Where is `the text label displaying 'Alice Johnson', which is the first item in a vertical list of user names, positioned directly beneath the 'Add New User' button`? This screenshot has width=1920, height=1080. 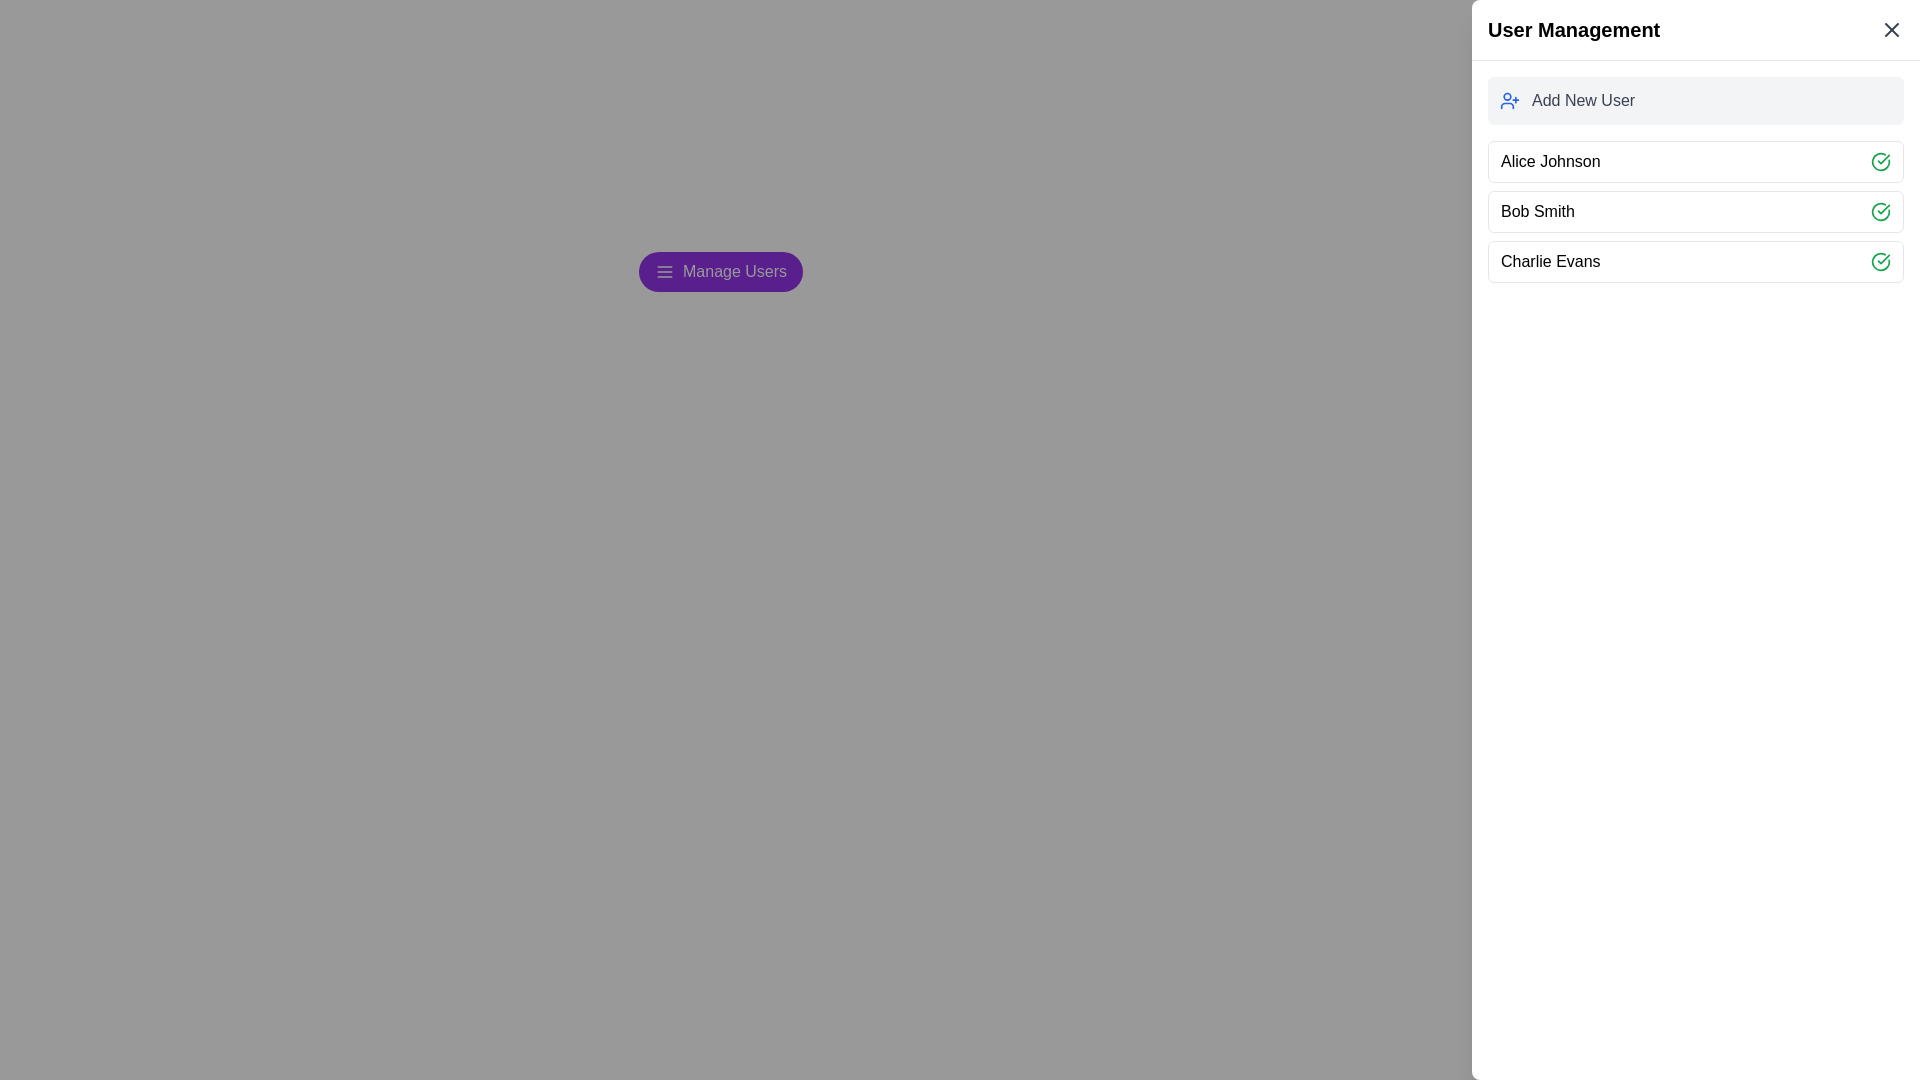
the text label displaying 'Alice Johnson', which is the first item in a vertical list of user names, positioned directly beneath the 'Add New User' button is located at coordinates (1549, 161).